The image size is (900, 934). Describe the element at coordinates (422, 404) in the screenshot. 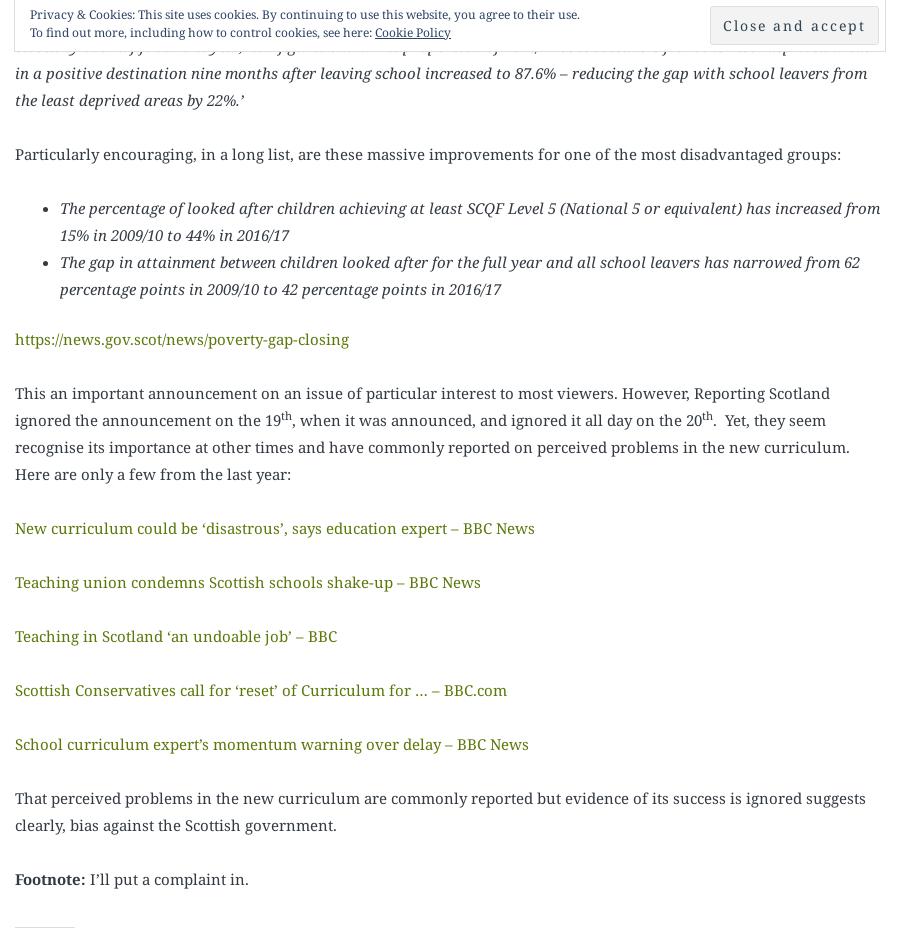

I see `'This an important announcement on an issue of particular interest to most viewers. However, Reporting Scotland ignored the announcement on the 19'` at that location.